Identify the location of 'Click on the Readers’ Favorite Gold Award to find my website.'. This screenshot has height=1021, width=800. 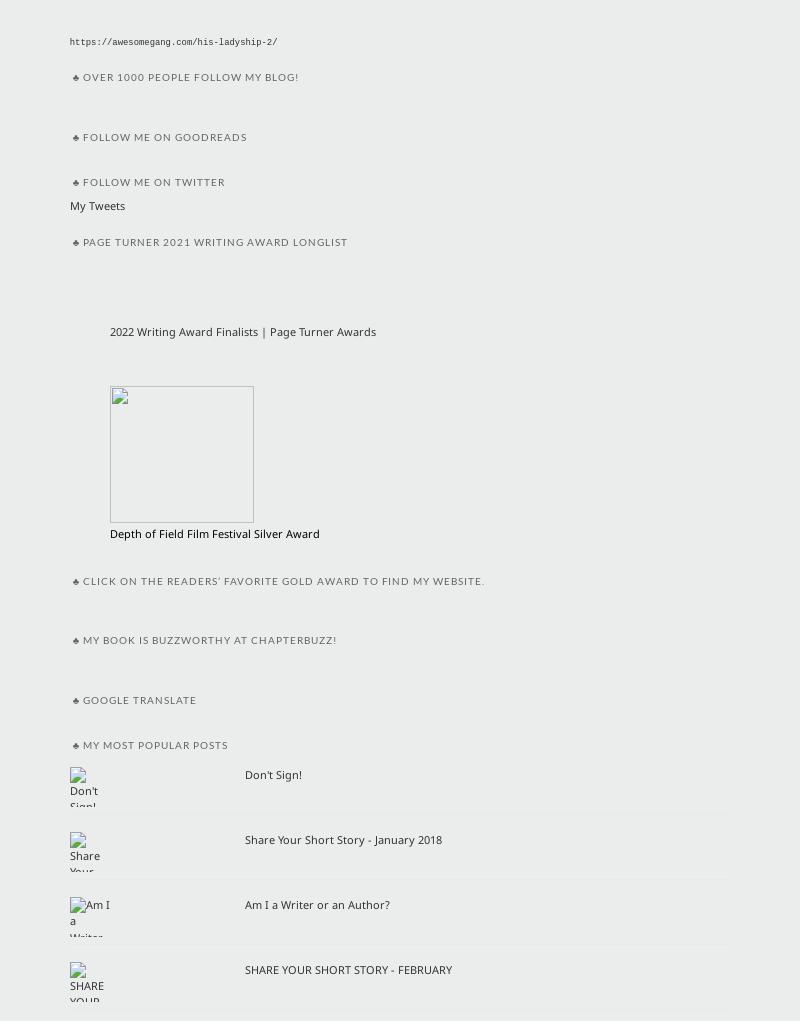
(284, 579).